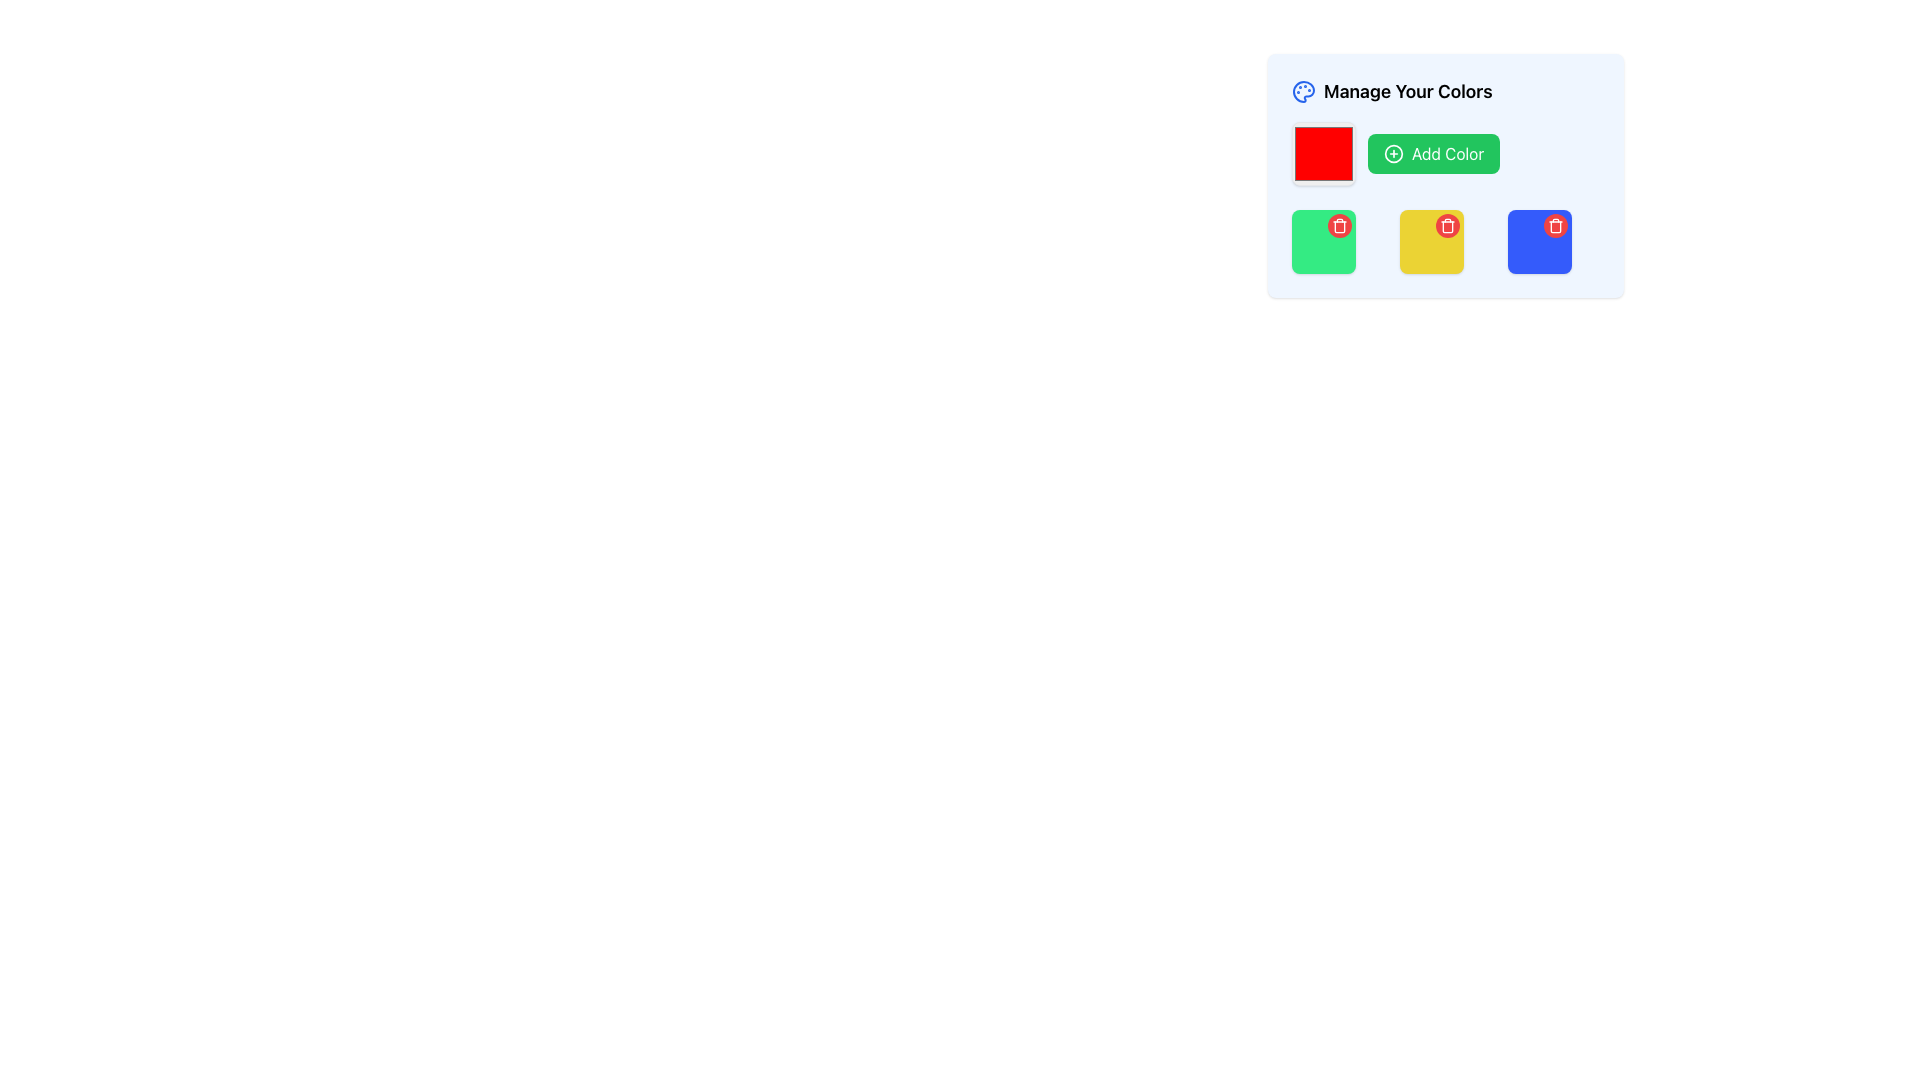  What do you see at coordinates (1392, 153) in the screenshot?
I see `the Circular SVG element that is part of the 'Add Color' button, which visually represents the add functionality within the 'Manage Your Colors' group` at bounding box center [1392, 153].